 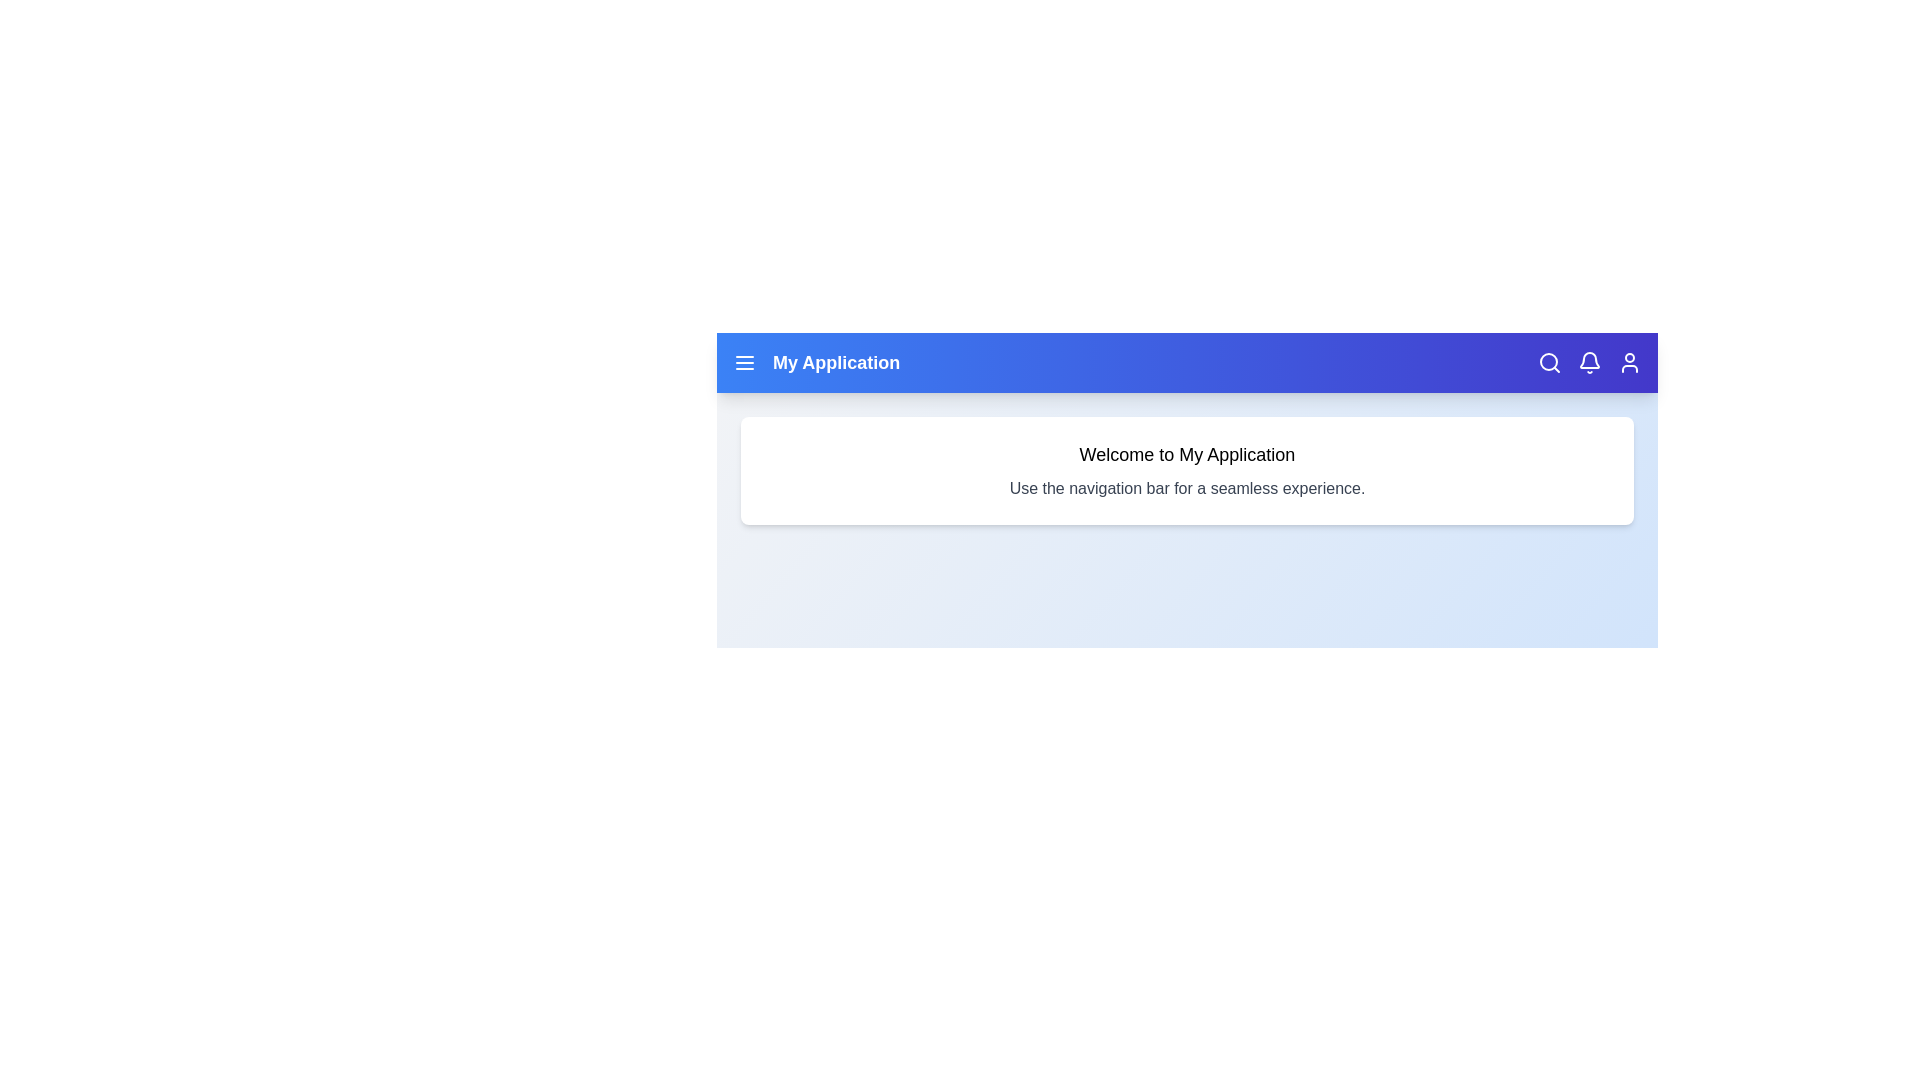 I want to click on the welcome message text to select it, so click(x=1187, y=455).